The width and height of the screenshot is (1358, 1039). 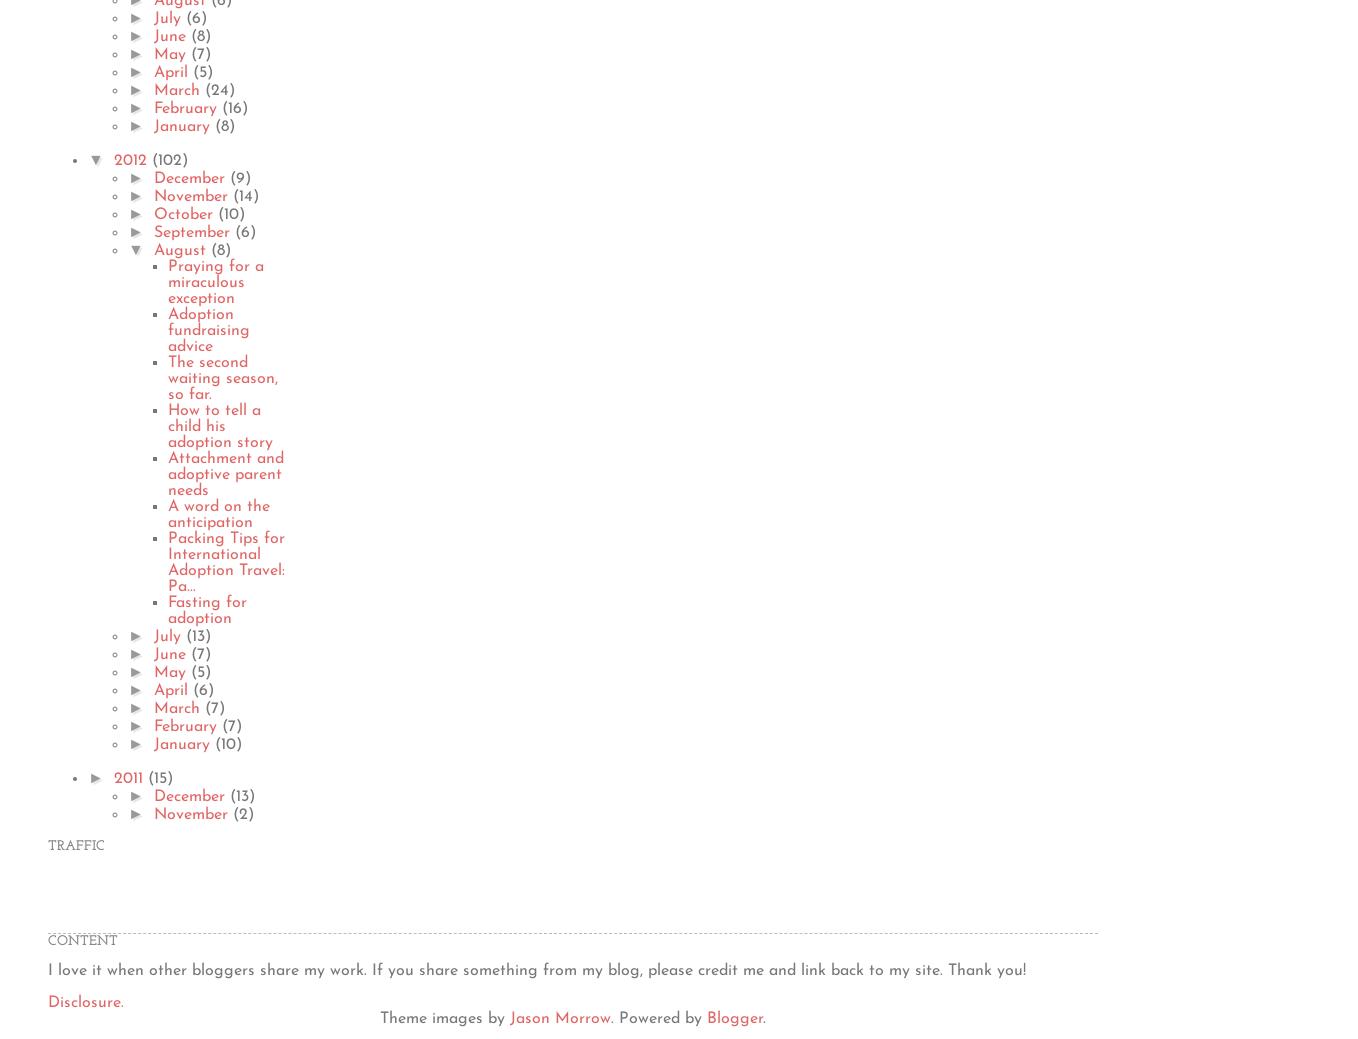 I want to click on 'Packing Tips for International Adoption Travel: Pa...', so click(x=225, y=561).